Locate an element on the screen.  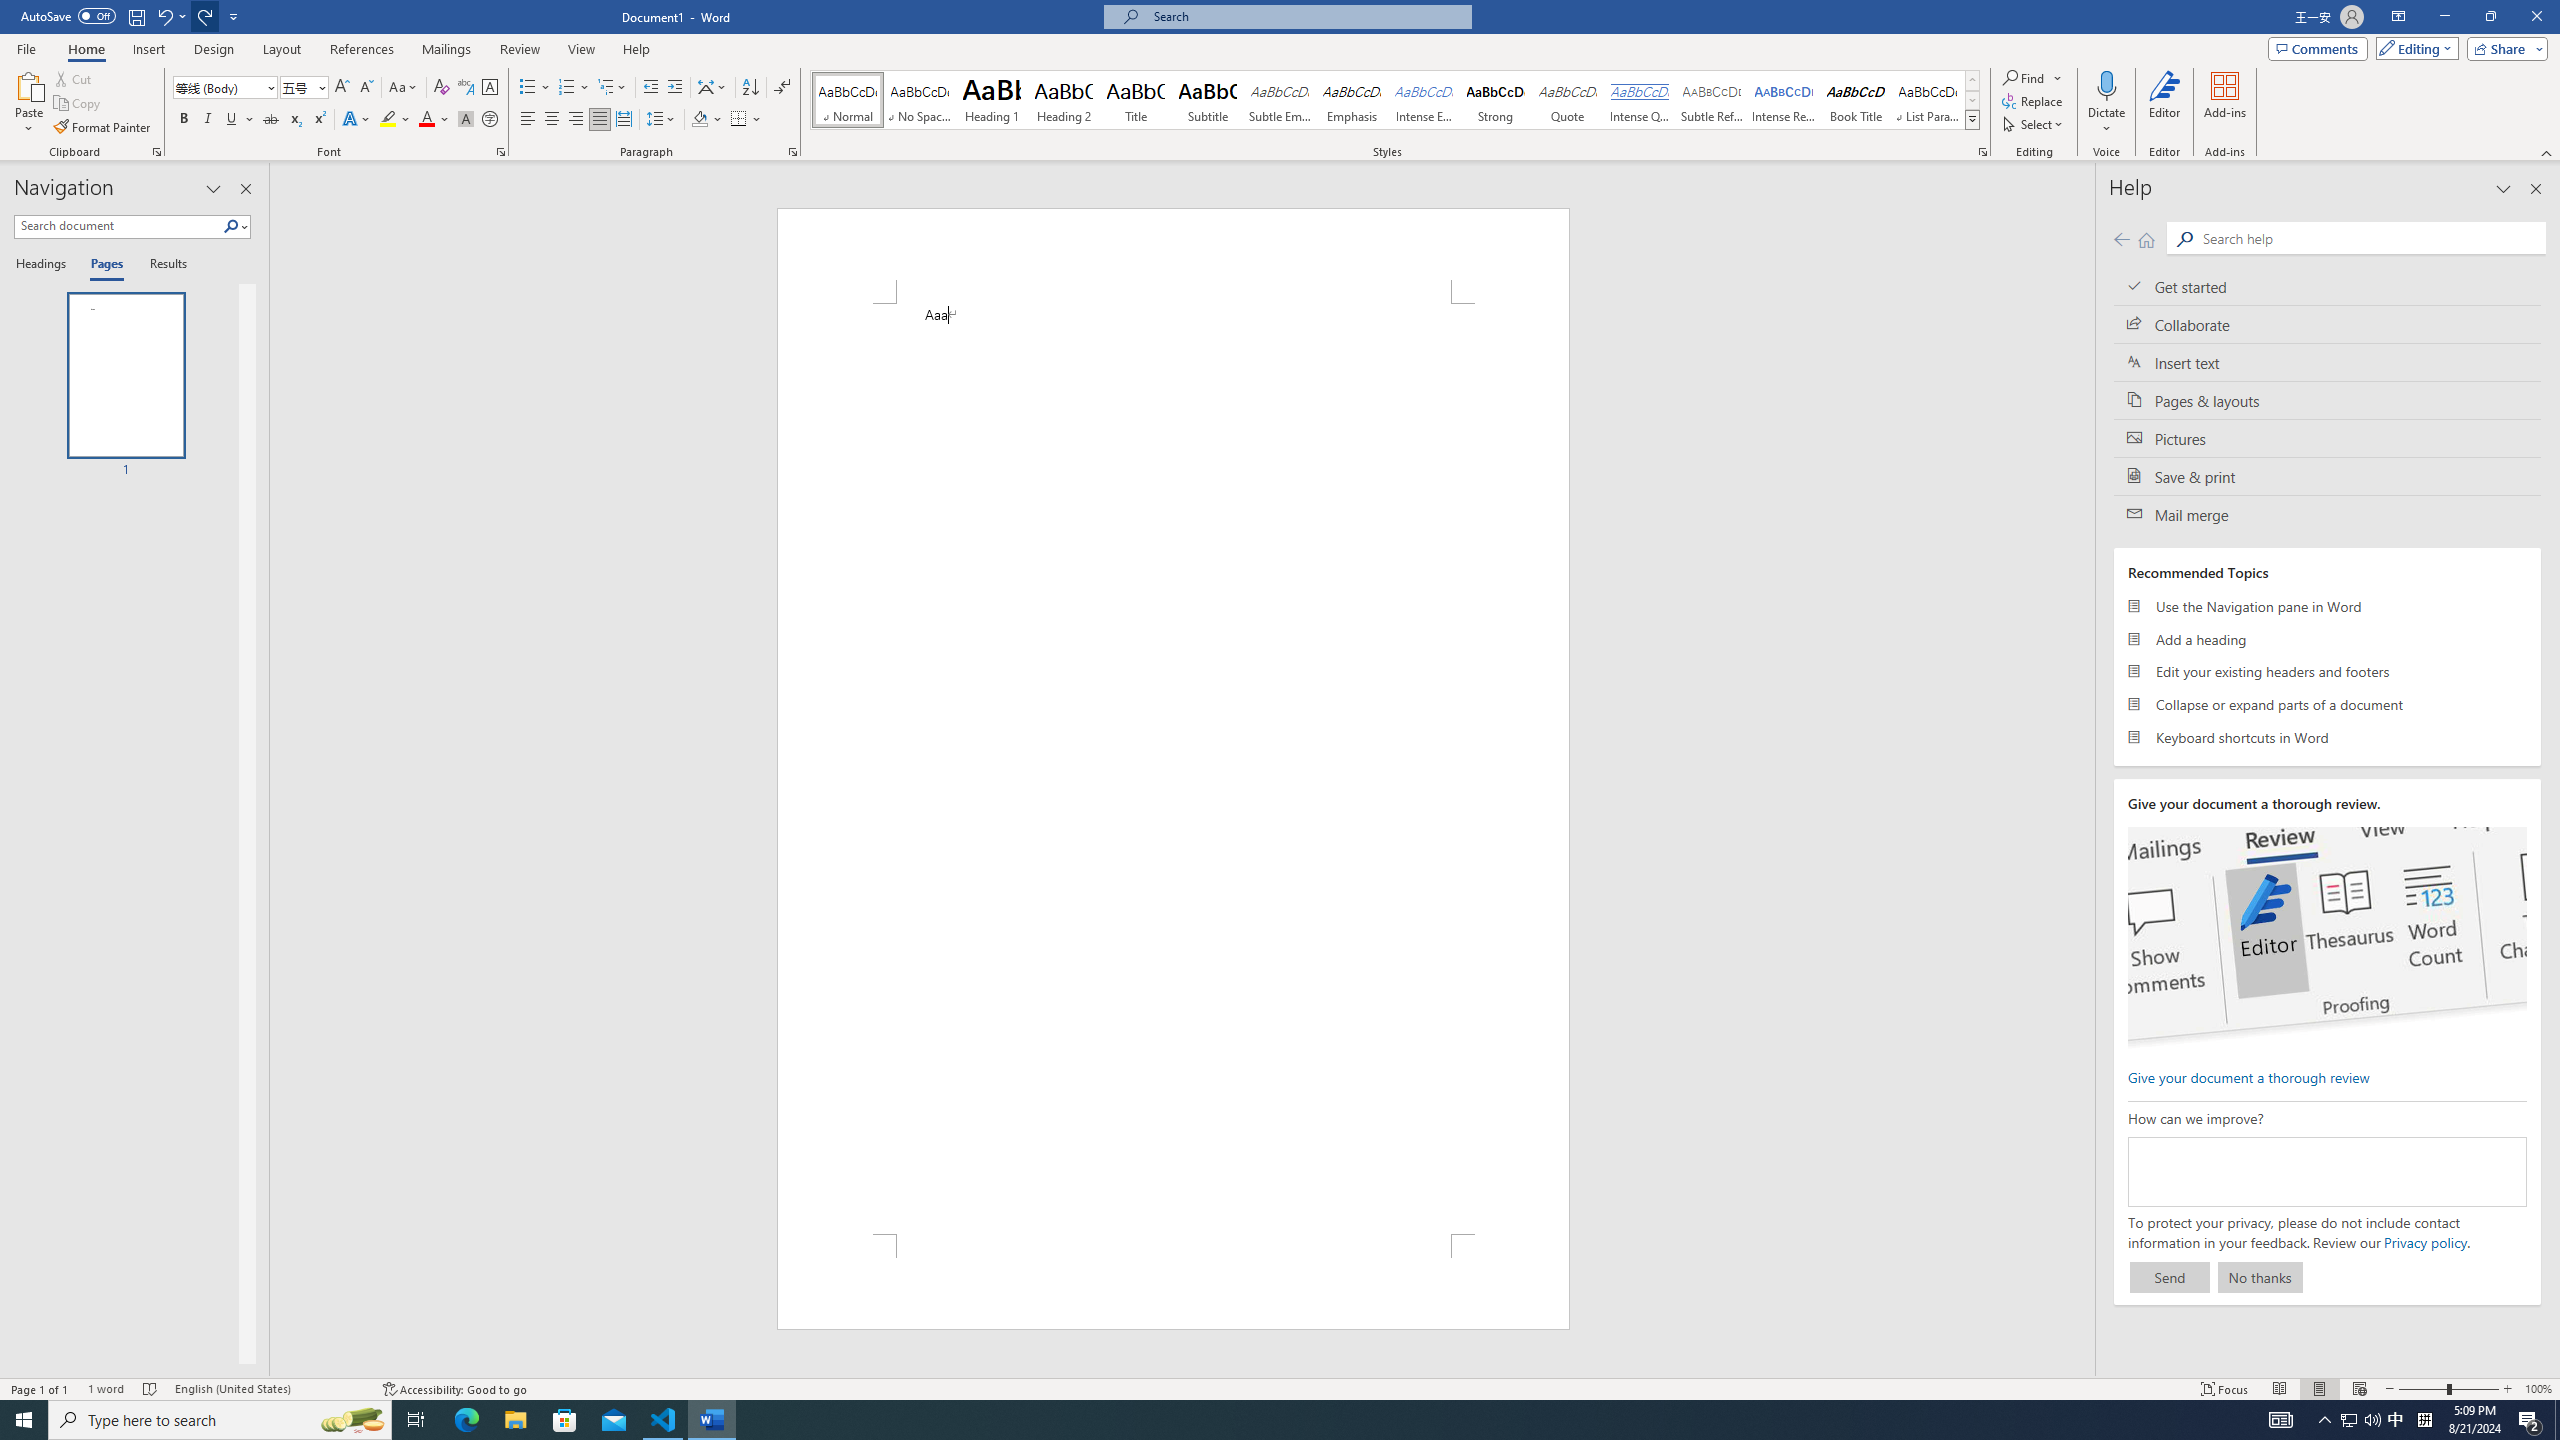
'Editor' is located at coordinates (2164, 103).